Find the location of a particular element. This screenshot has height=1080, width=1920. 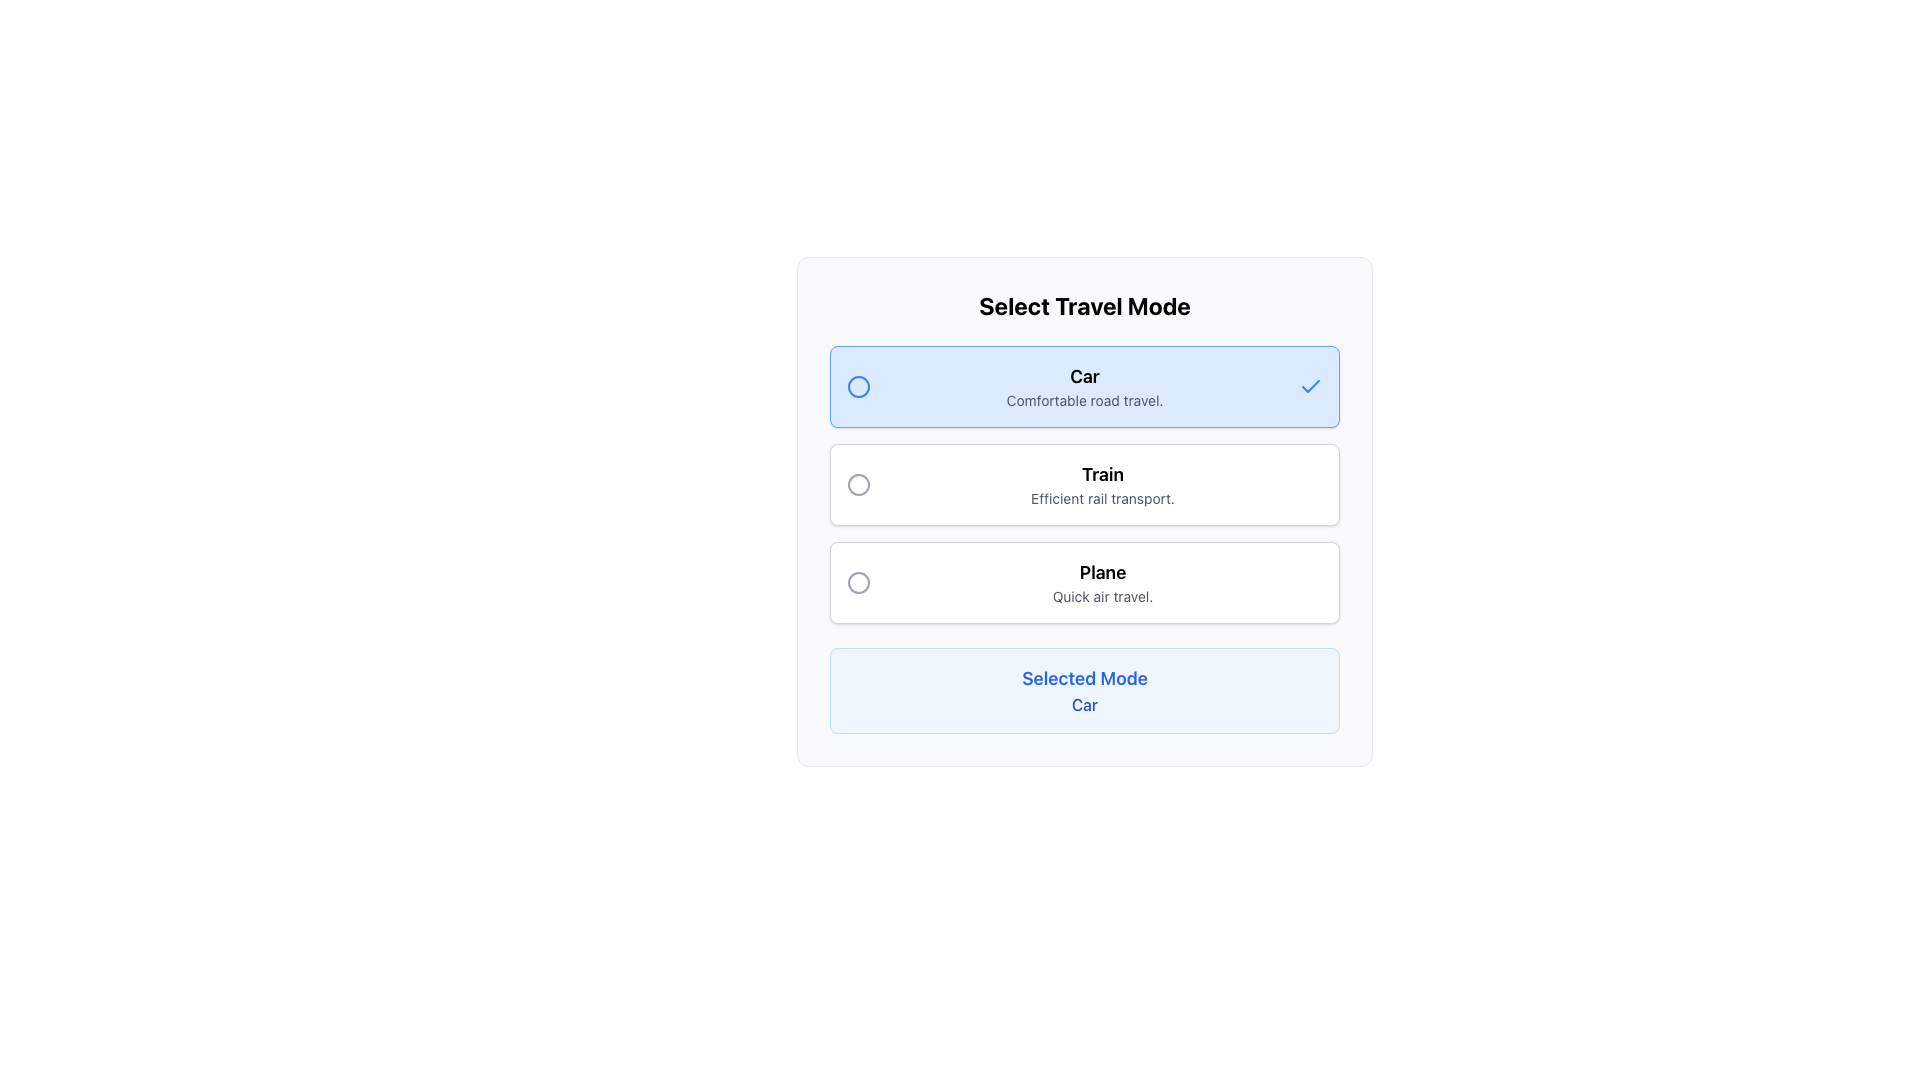

the circular radio button indicator is located at coordinates (859, 485).